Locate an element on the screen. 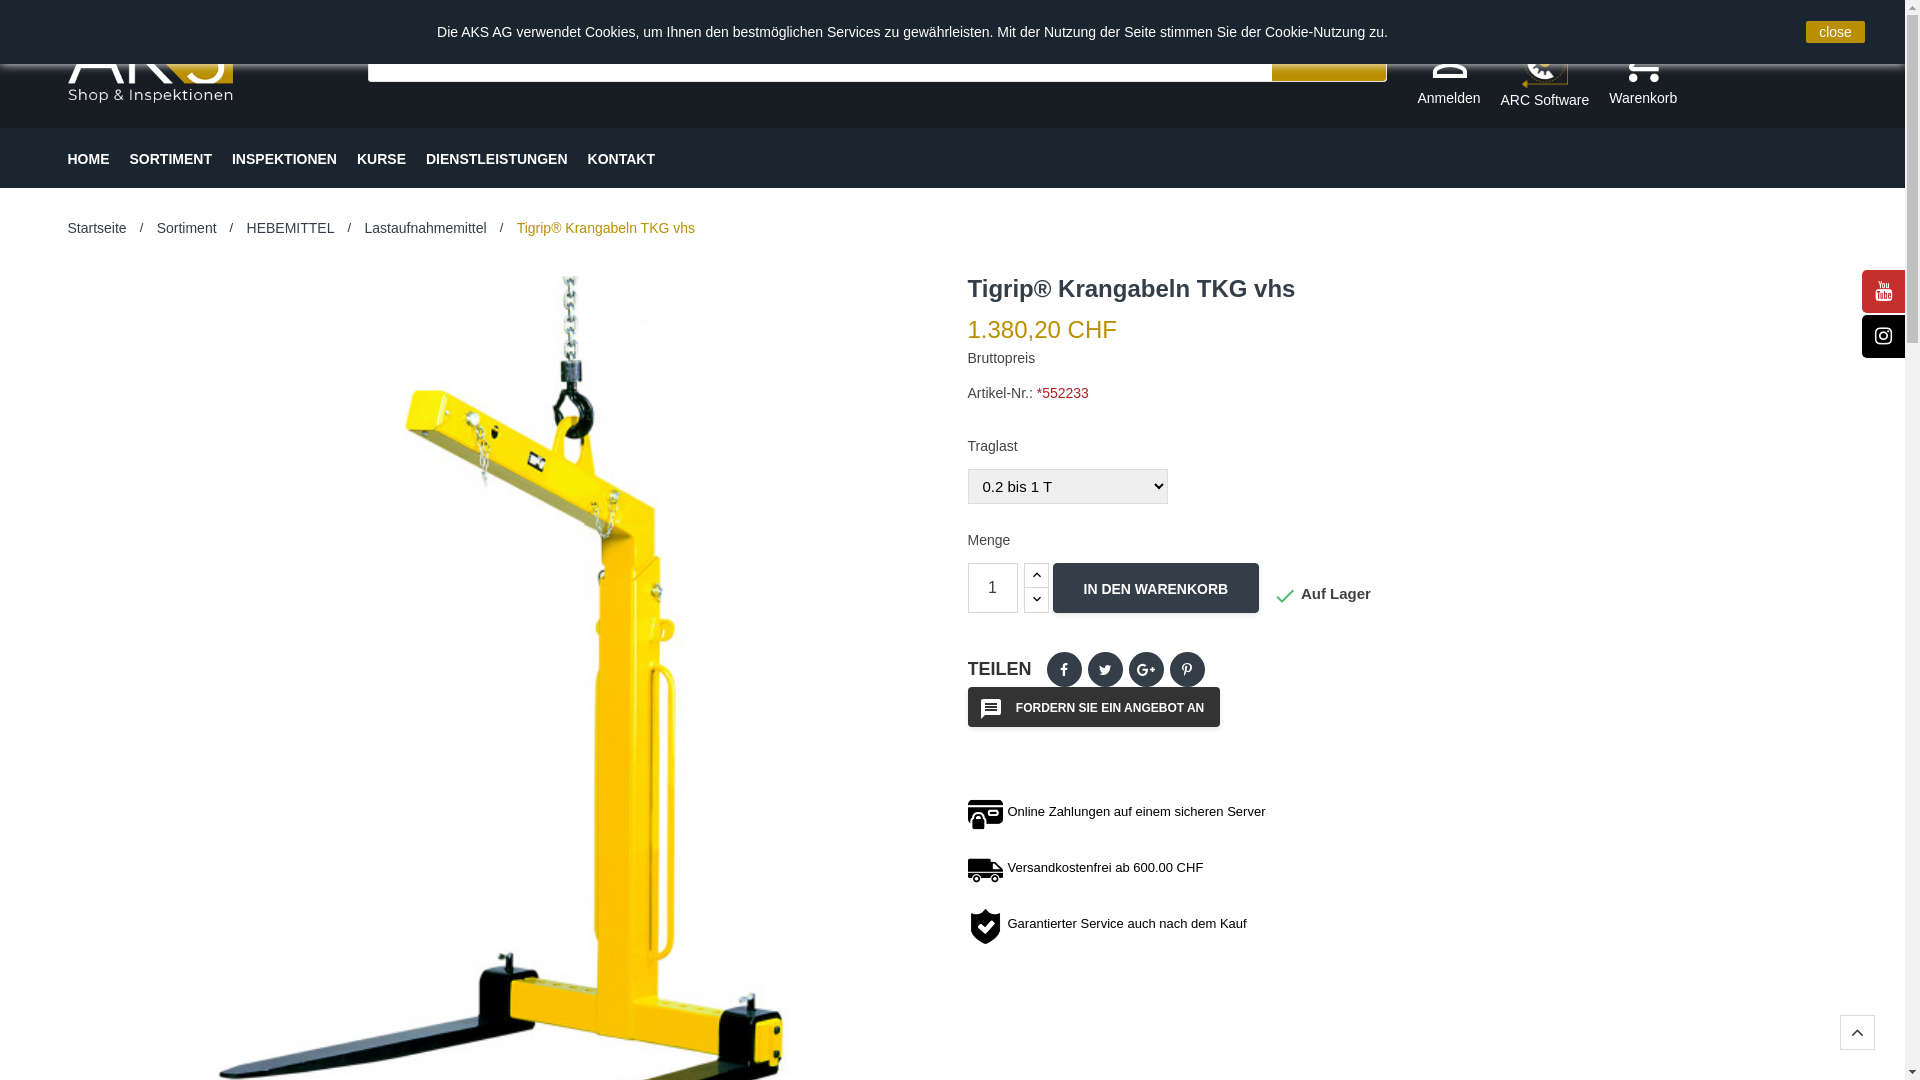 Image resolution: width=1920 pixels, height=1080 pixels. 'Sortiment' is located at coordinates (187, 226).